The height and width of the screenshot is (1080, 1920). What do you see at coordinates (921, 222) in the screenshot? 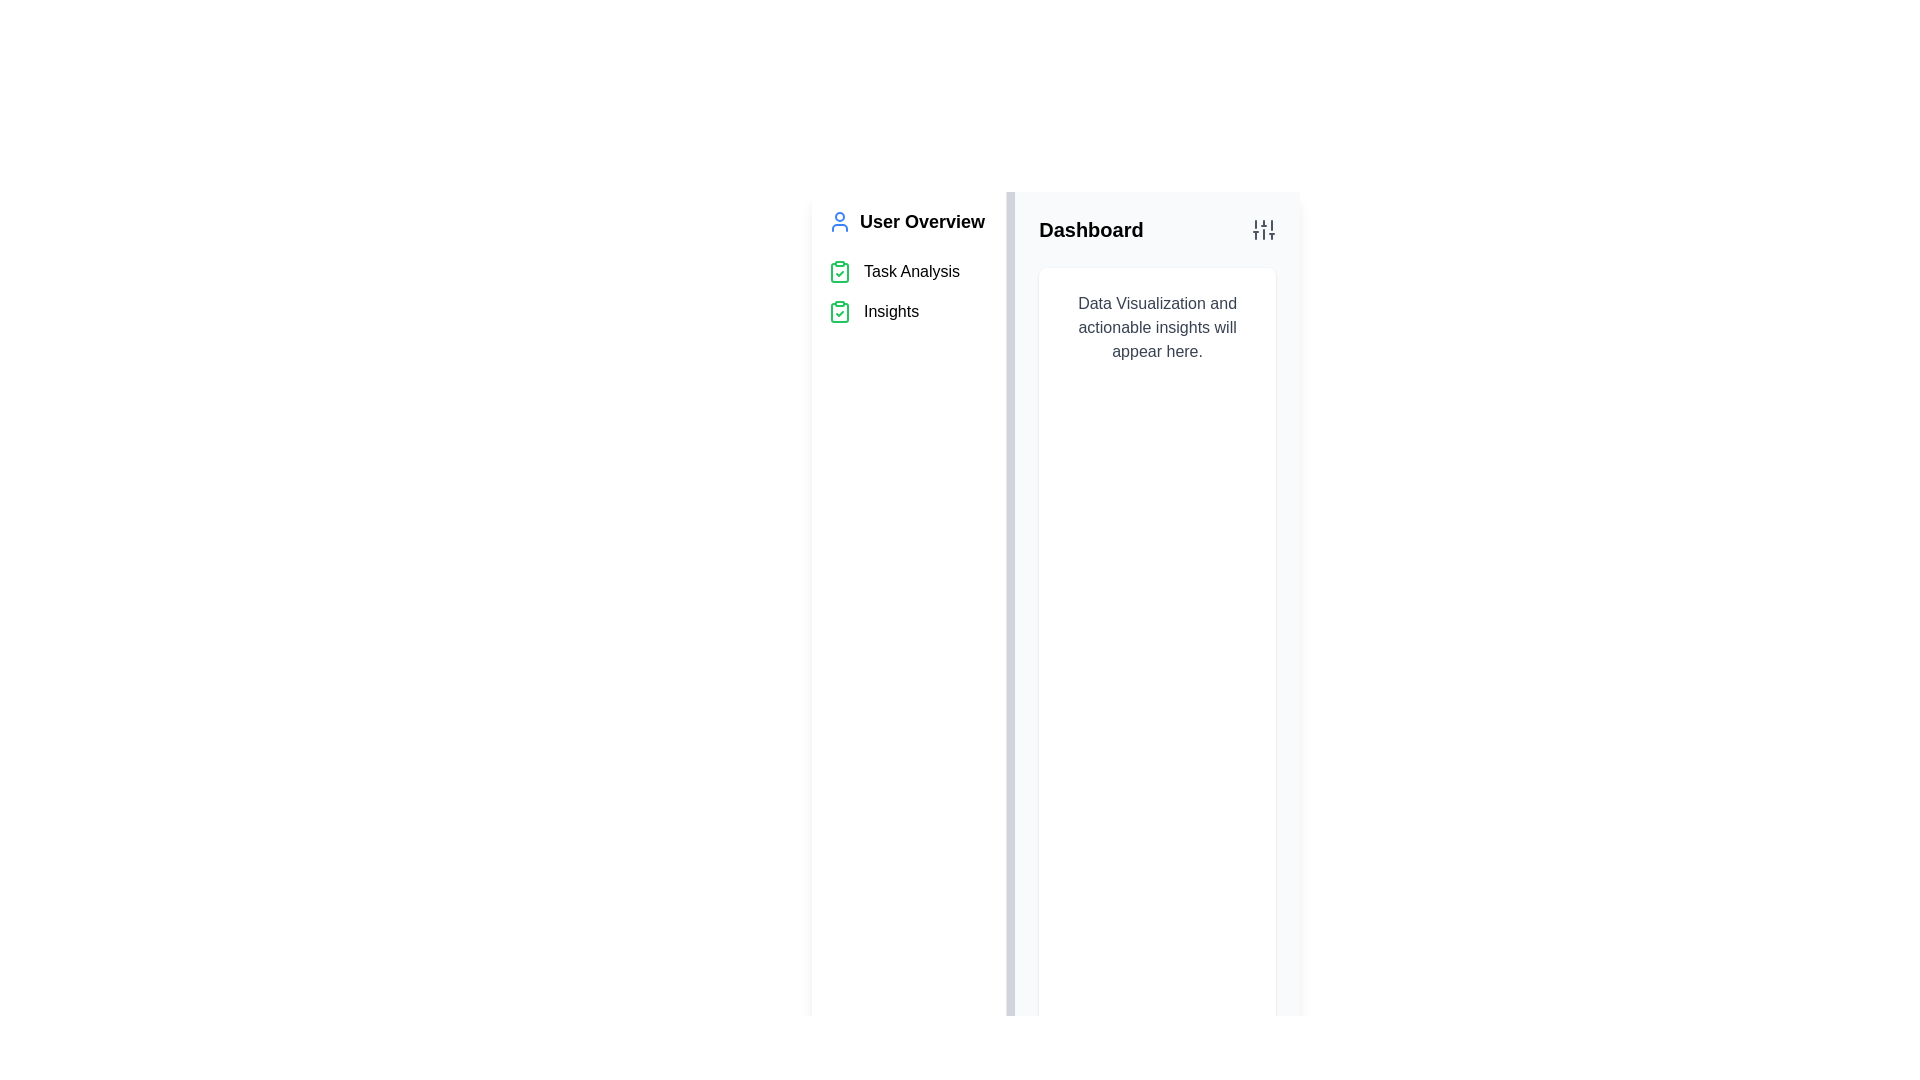
I see `the 'User Overview' text label, which is prominently displayed in a bold font near the top of the sidebar navigation, positioned to the right of the user icon` at bounding box center [921, 222].